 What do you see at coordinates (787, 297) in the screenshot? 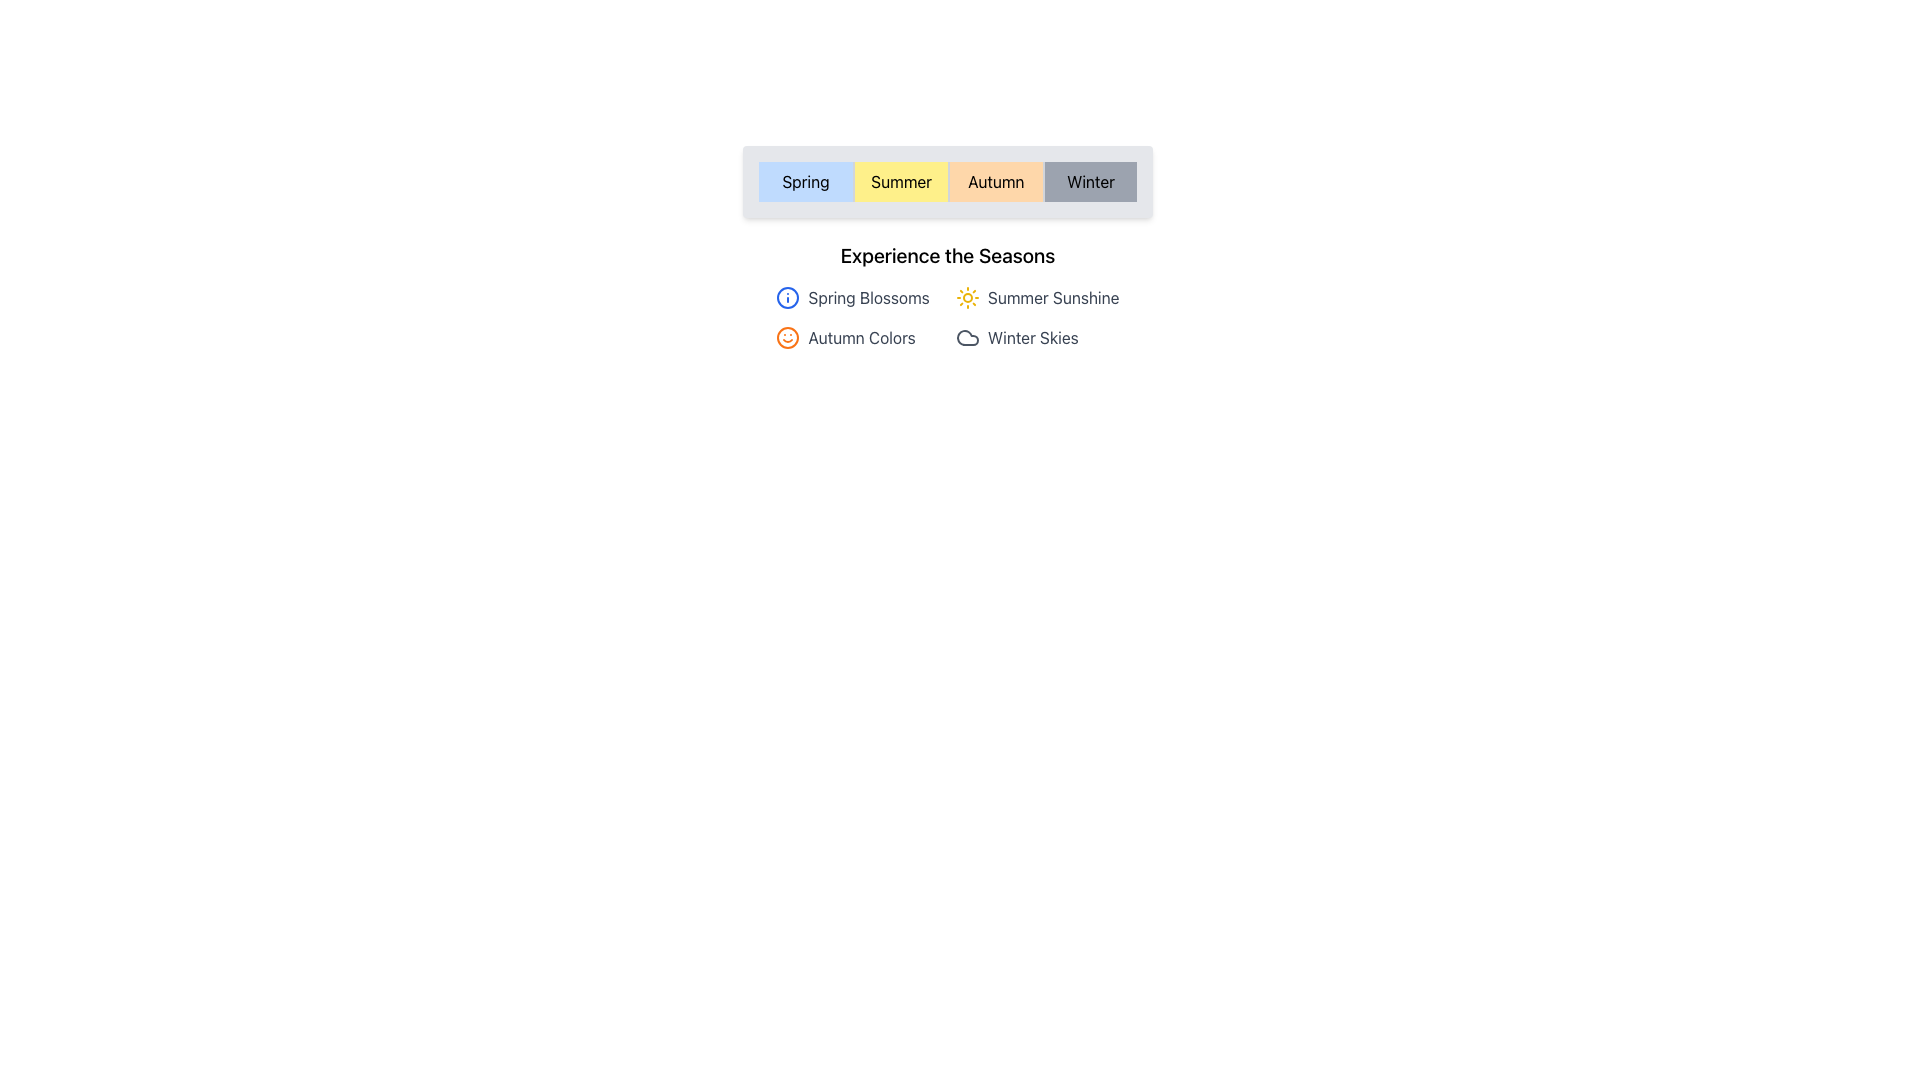
I see `the Vector Circle, which is a circular outline with a white fill and a blue border, part of the blue-themed icon in the 'Spring Blossoms' row` at bounding box center [787, 297].